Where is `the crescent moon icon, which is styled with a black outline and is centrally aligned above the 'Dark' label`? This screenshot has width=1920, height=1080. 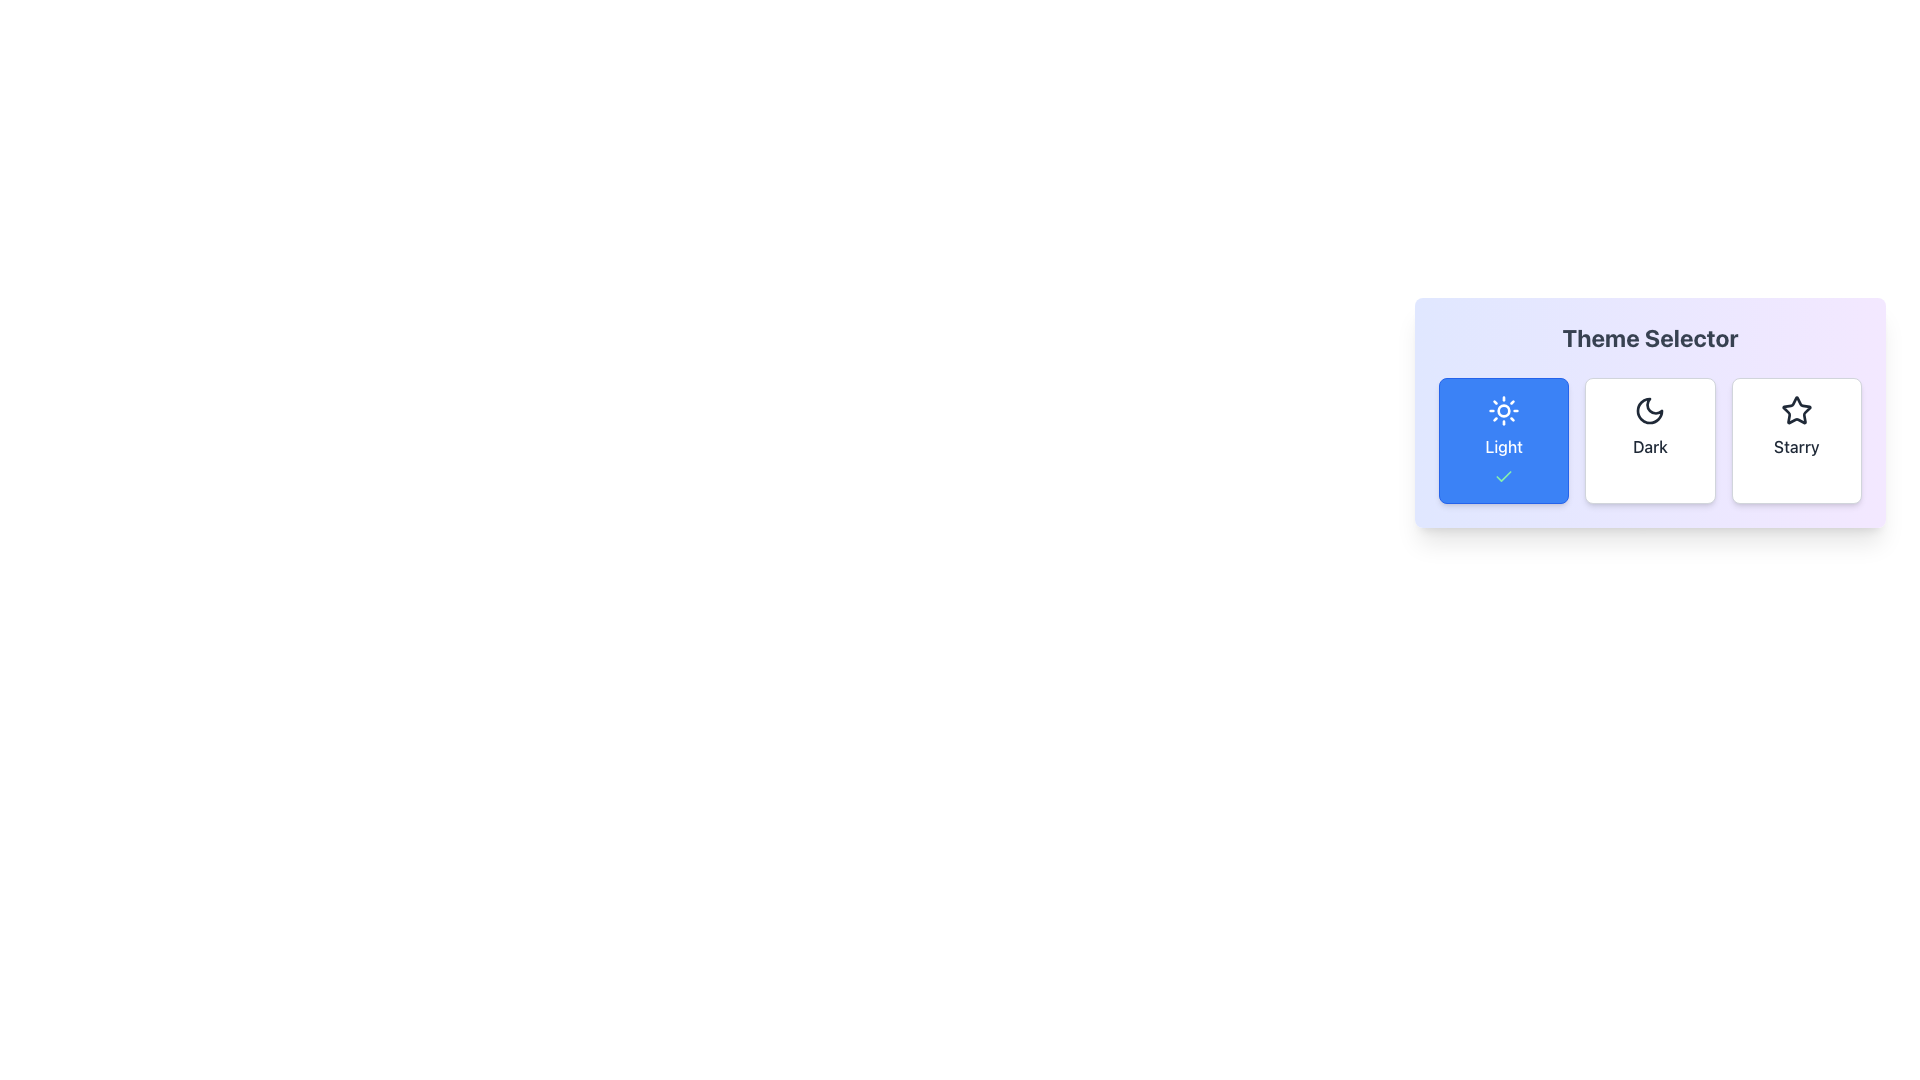 the crescent moon icon, which is styled with a black outline and is centrally aligned above the 'Dark' label is located at coordinates (1650, 410).